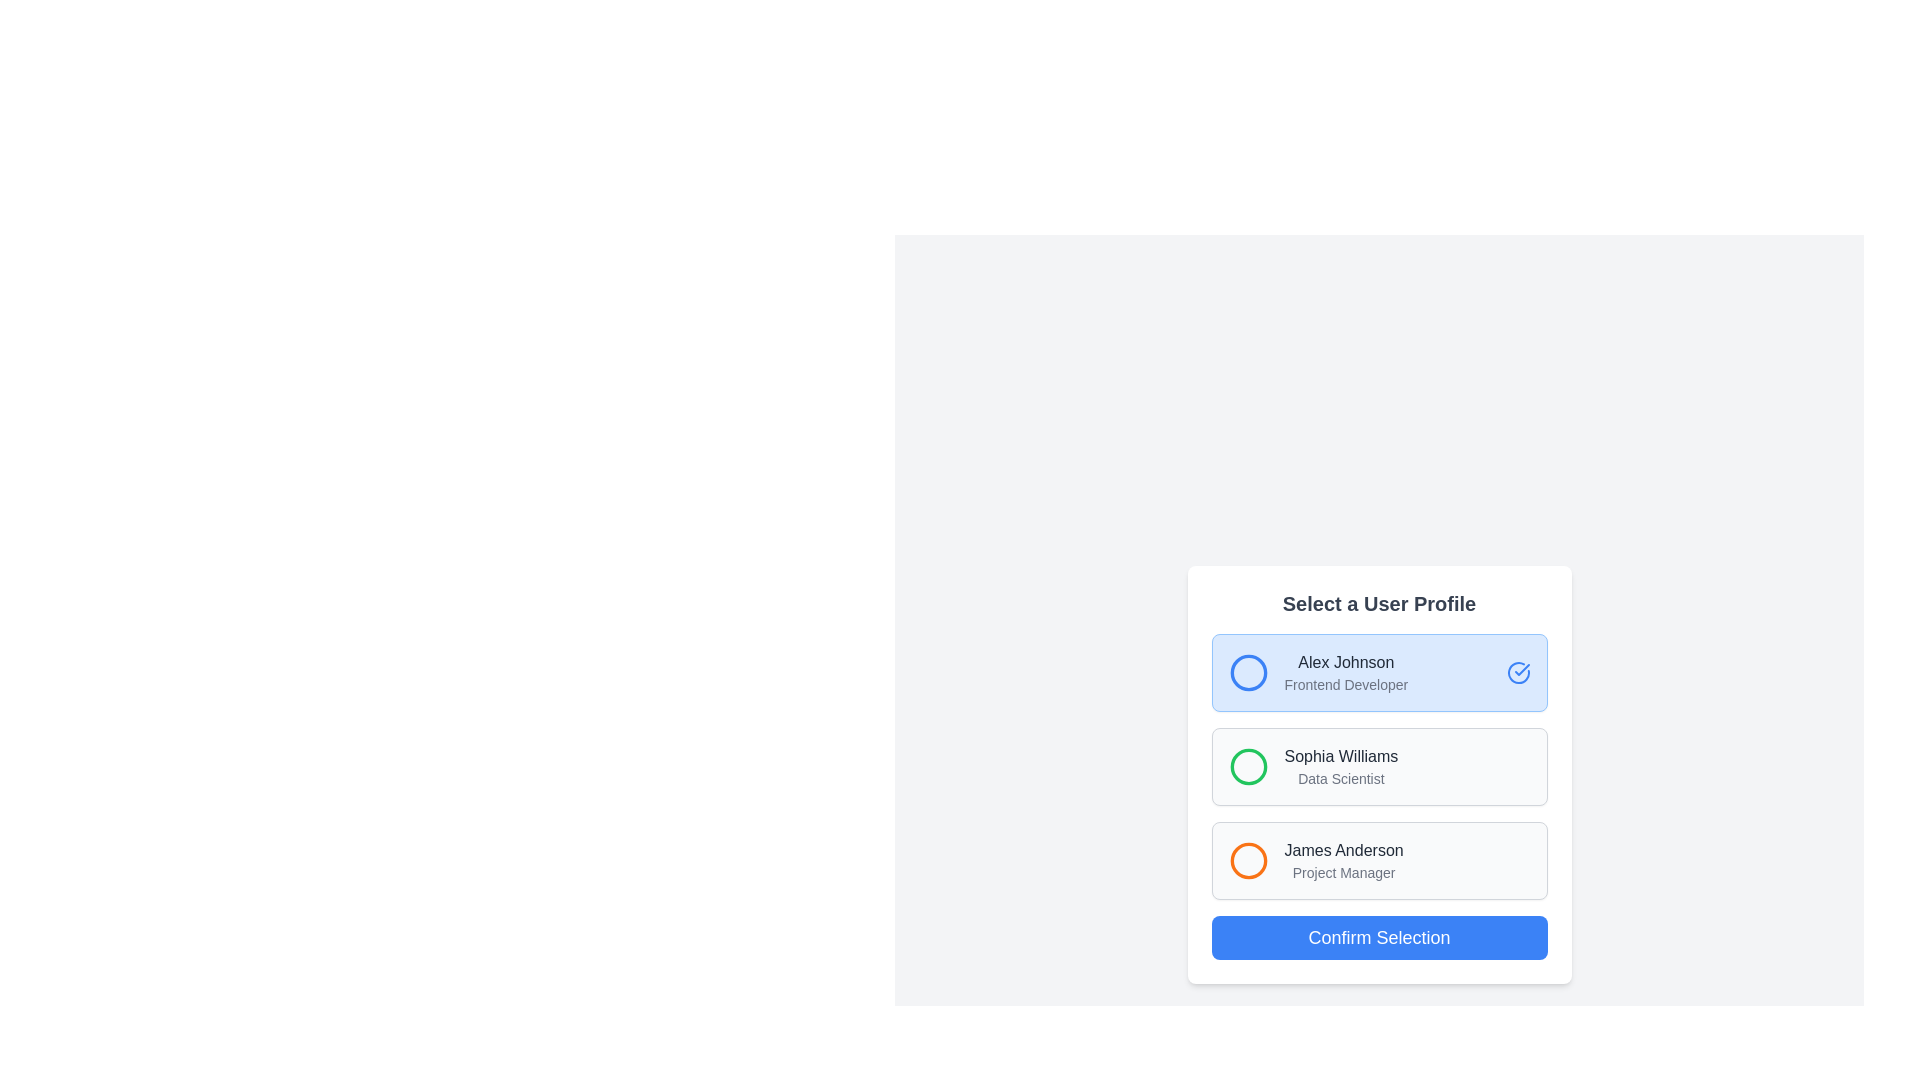  What do you see at coordinates (1341, 756) in the screenshot?
I see `the text label displaying 'Sophia Williams', which is located in the second user profile option of the selection list, to interact with adjacent components` at bounding box center [1341, 756].